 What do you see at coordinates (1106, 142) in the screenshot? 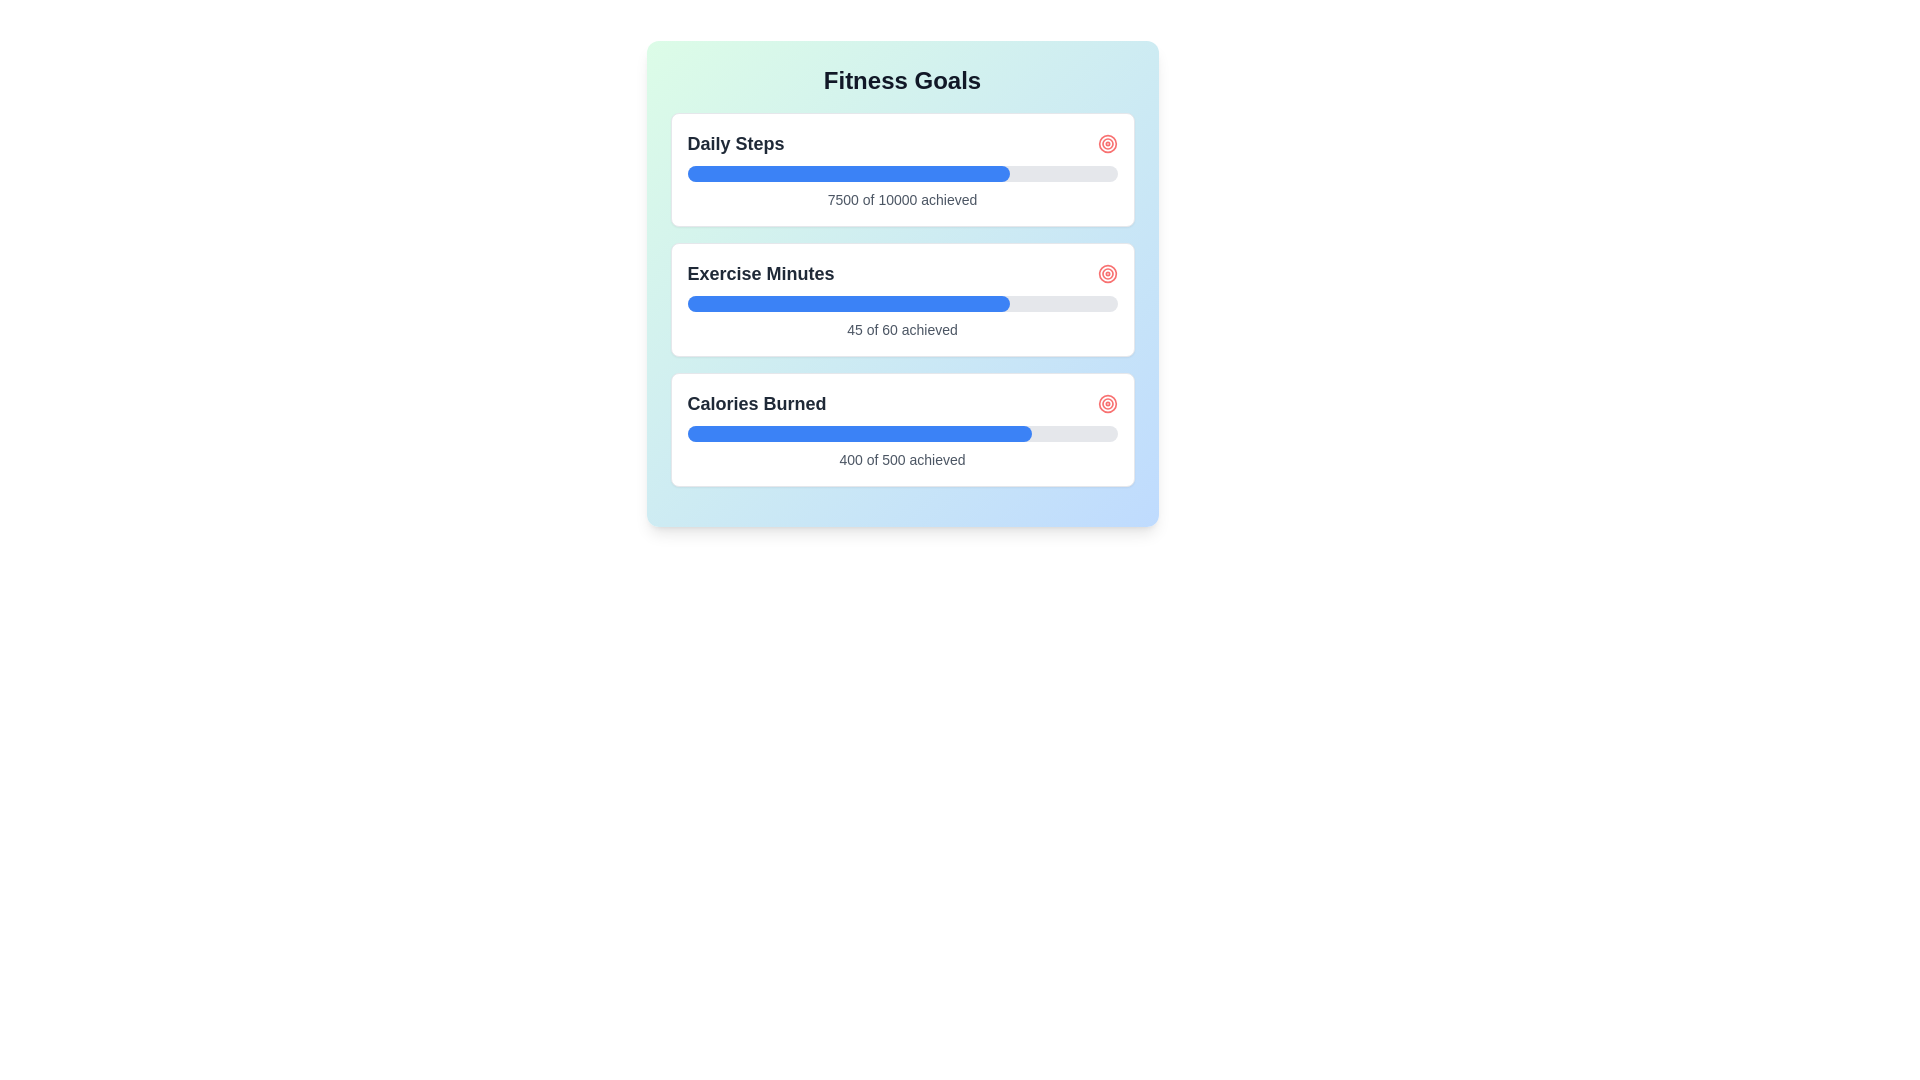
I see `the decorative multi-layered circular icon representing a target or goal symbol within the 'Exercise Minutes' UI card` at bounding box center [1106, 142].